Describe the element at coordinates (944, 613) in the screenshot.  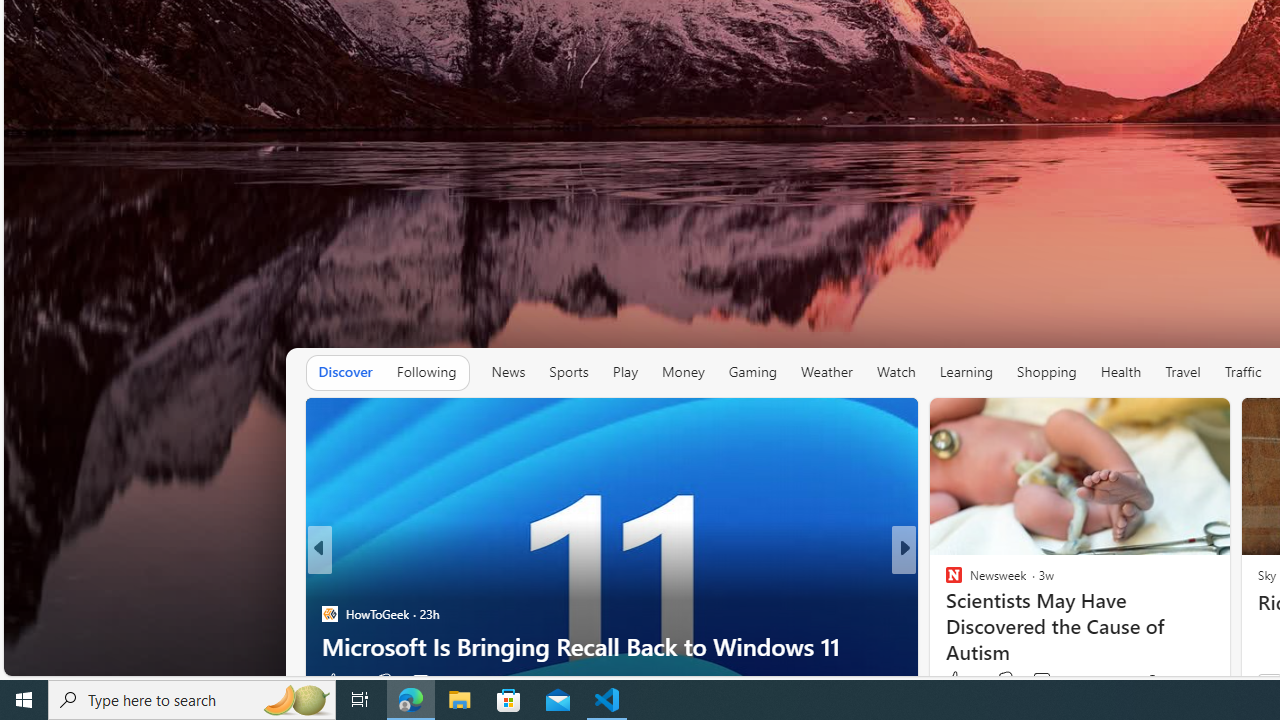
I see `'YourTango: Revolutionizing Relationships'` at that location.